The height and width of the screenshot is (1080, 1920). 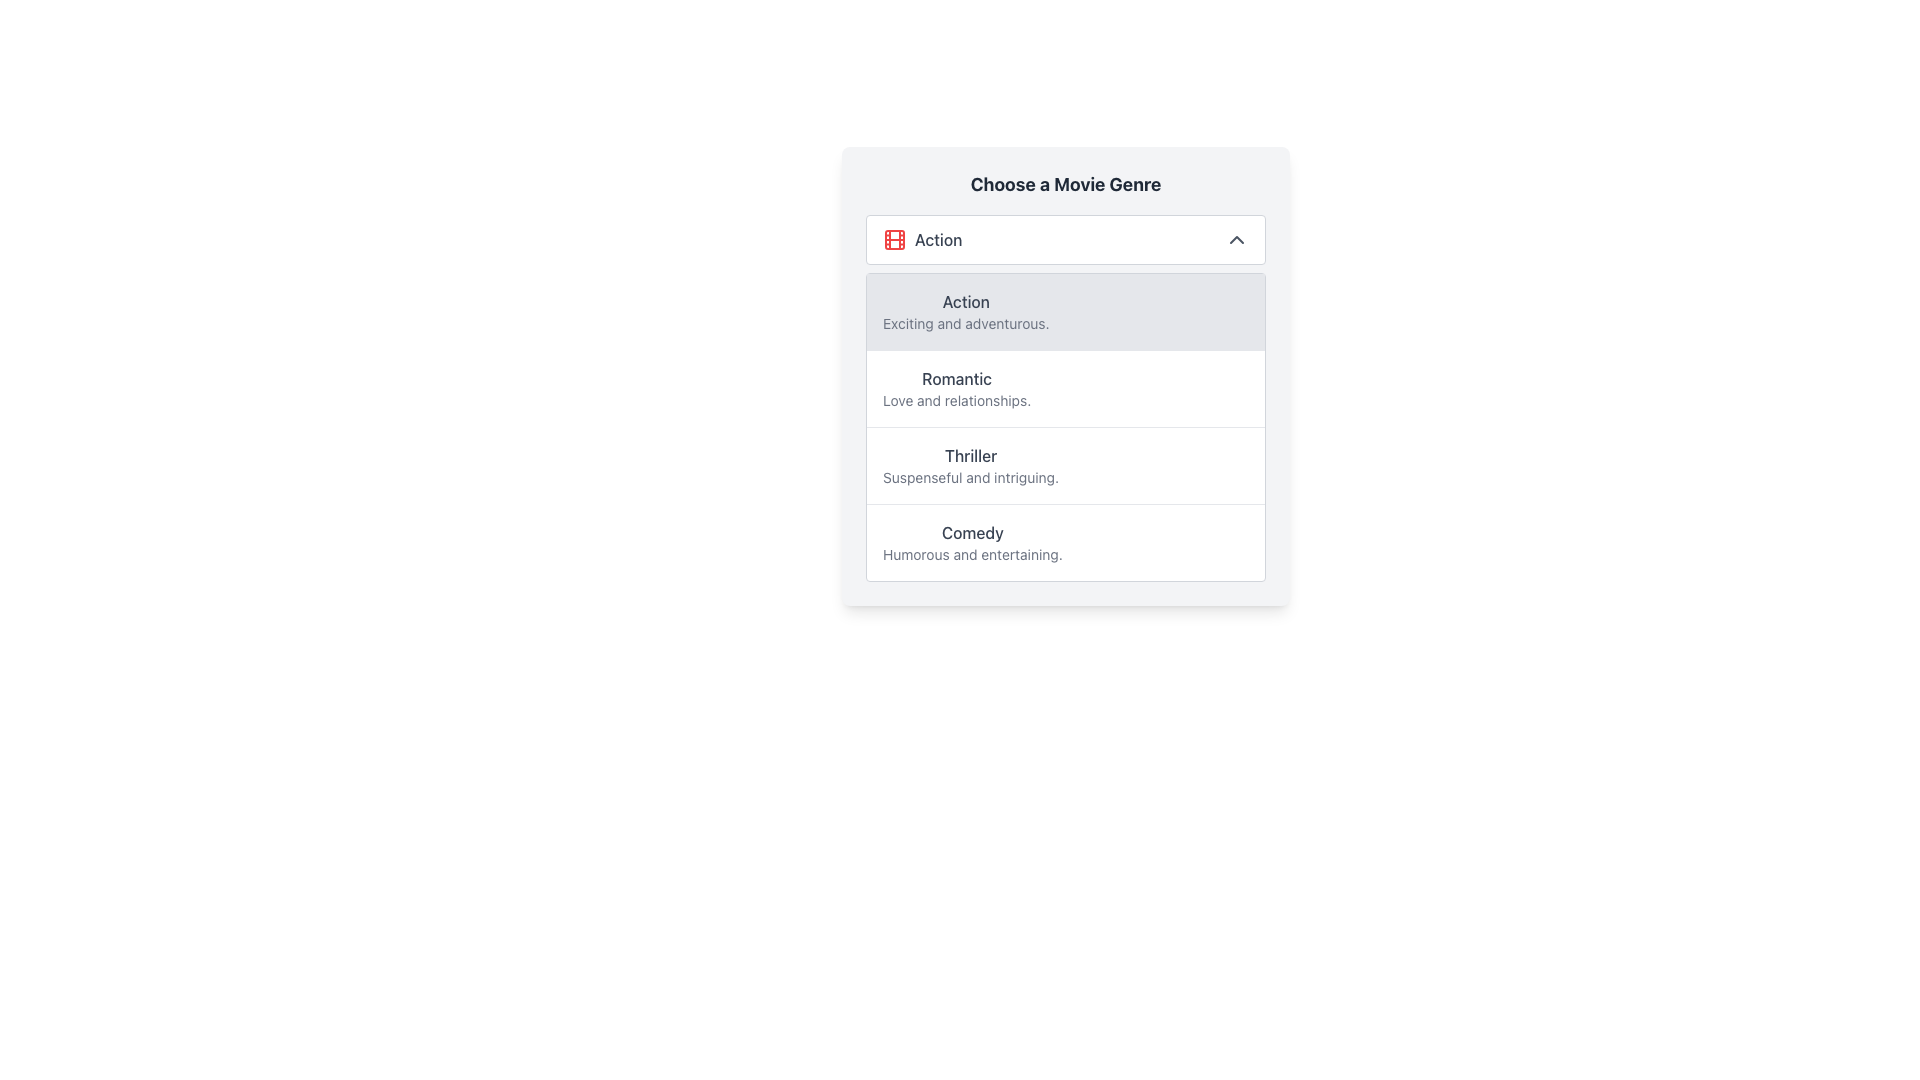 What do you see at coordinates (921, 238) in the screenshot?
I see `the 'Action' movie genre option in the dropdown menu` at bounding box center [921, 238].